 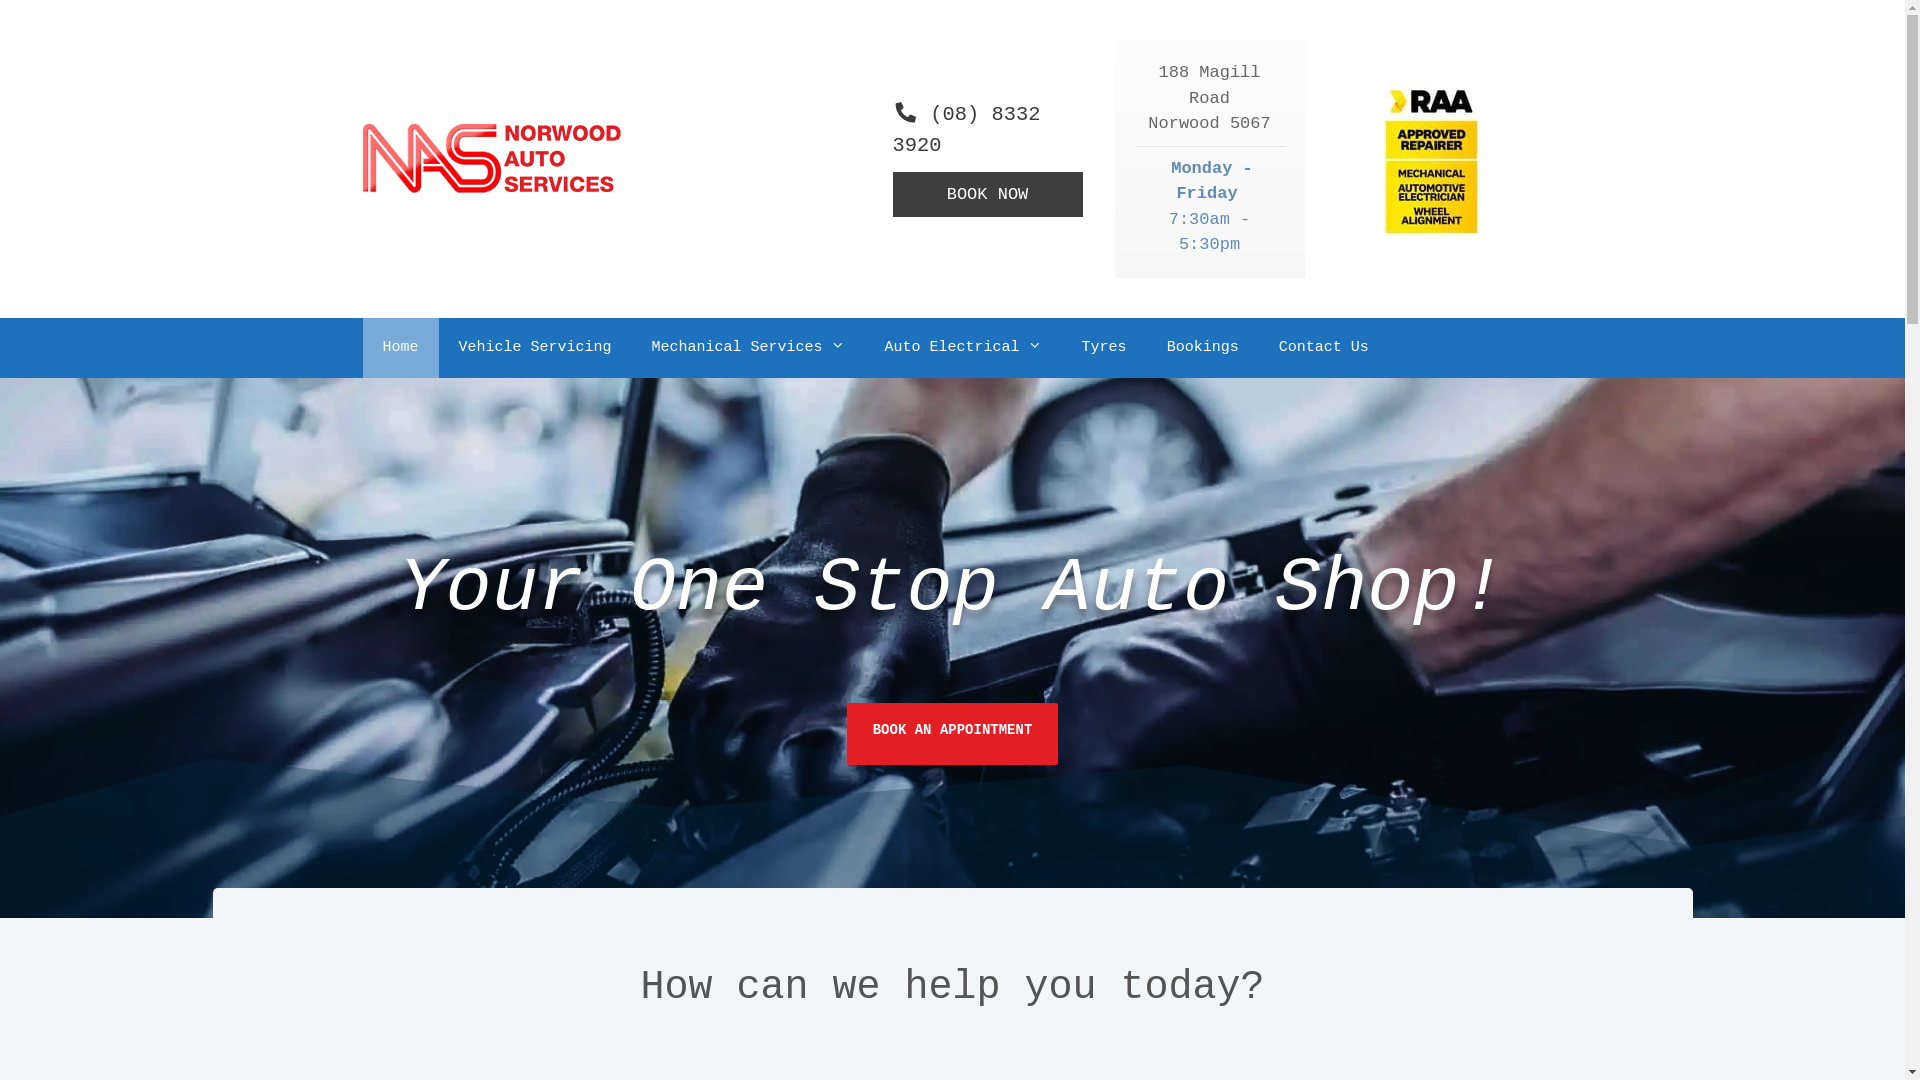 I want to click on 'Vehicle Servicing', so click(x=535, y=346).